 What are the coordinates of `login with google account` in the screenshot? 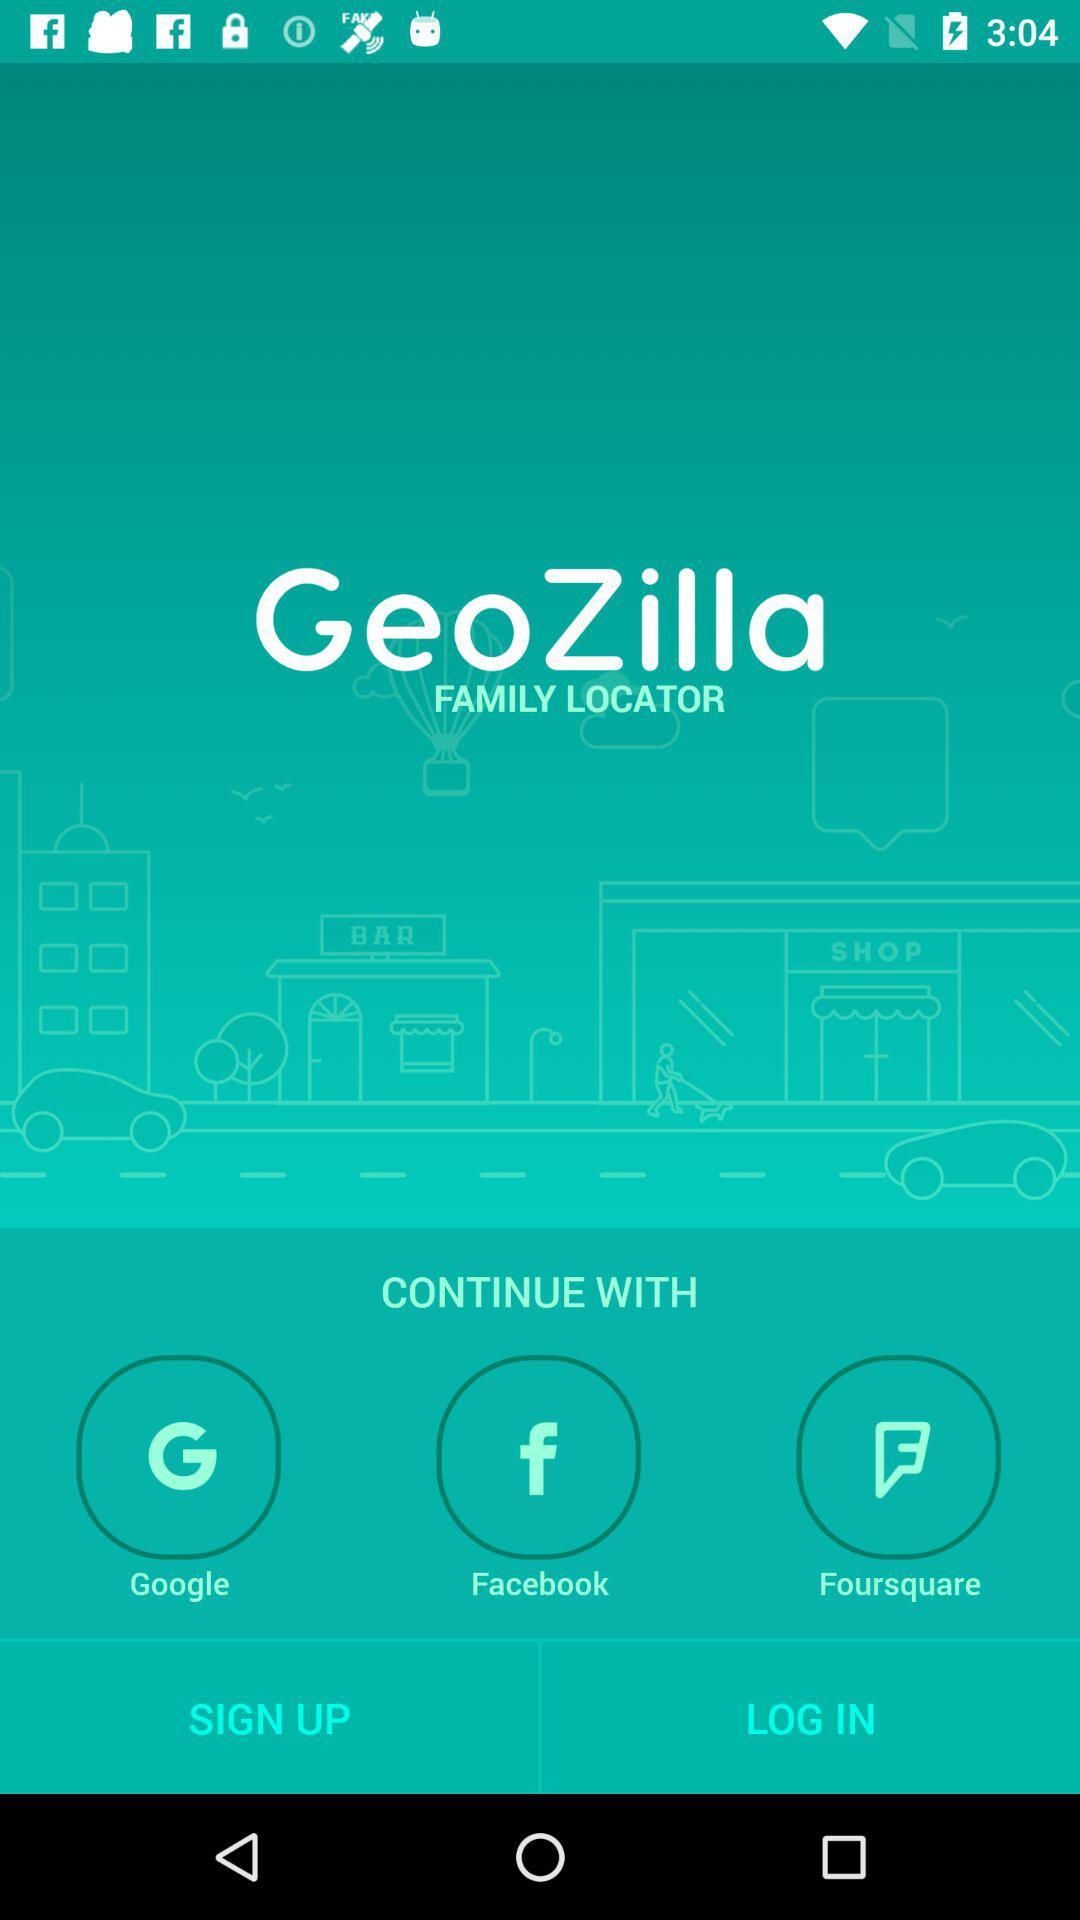 It's located at (178, 1457).